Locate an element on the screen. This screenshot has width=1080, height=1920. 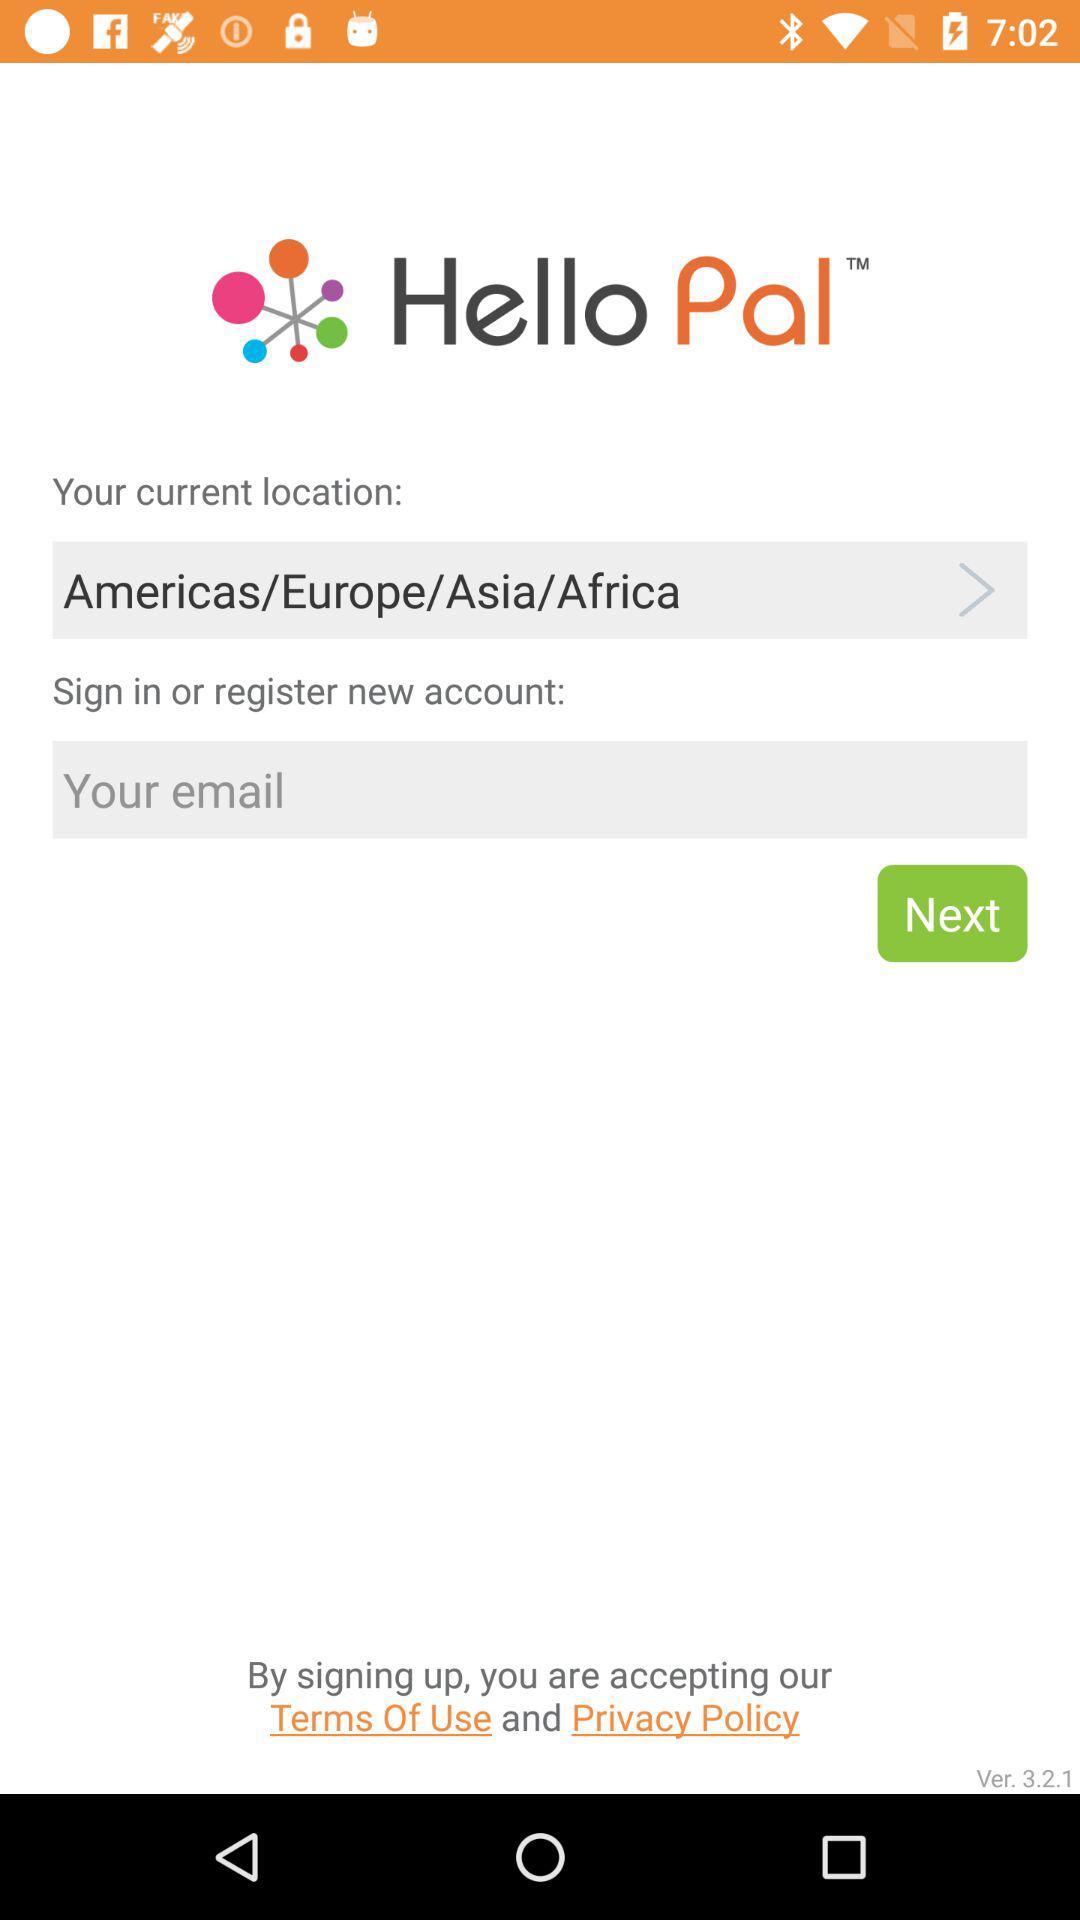
the next item is located at coordinates (951, 912).